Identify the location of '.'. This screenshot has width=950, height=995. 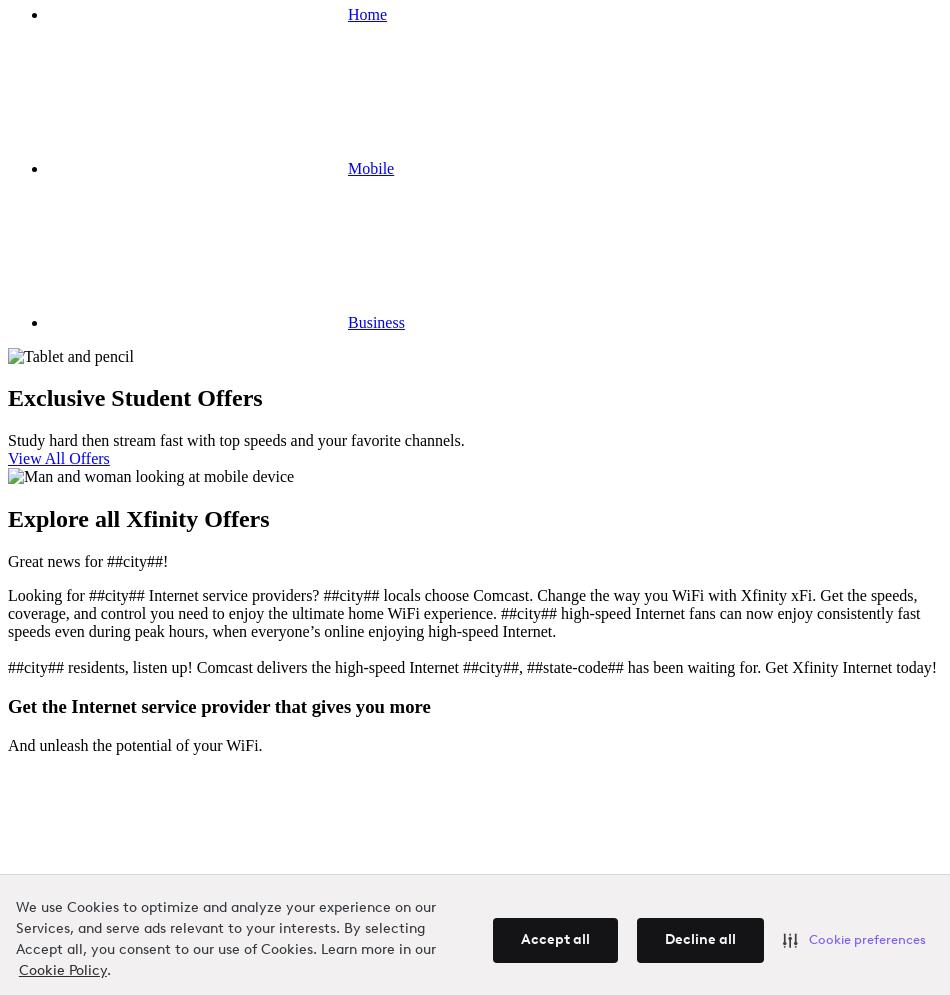
(108, 970).